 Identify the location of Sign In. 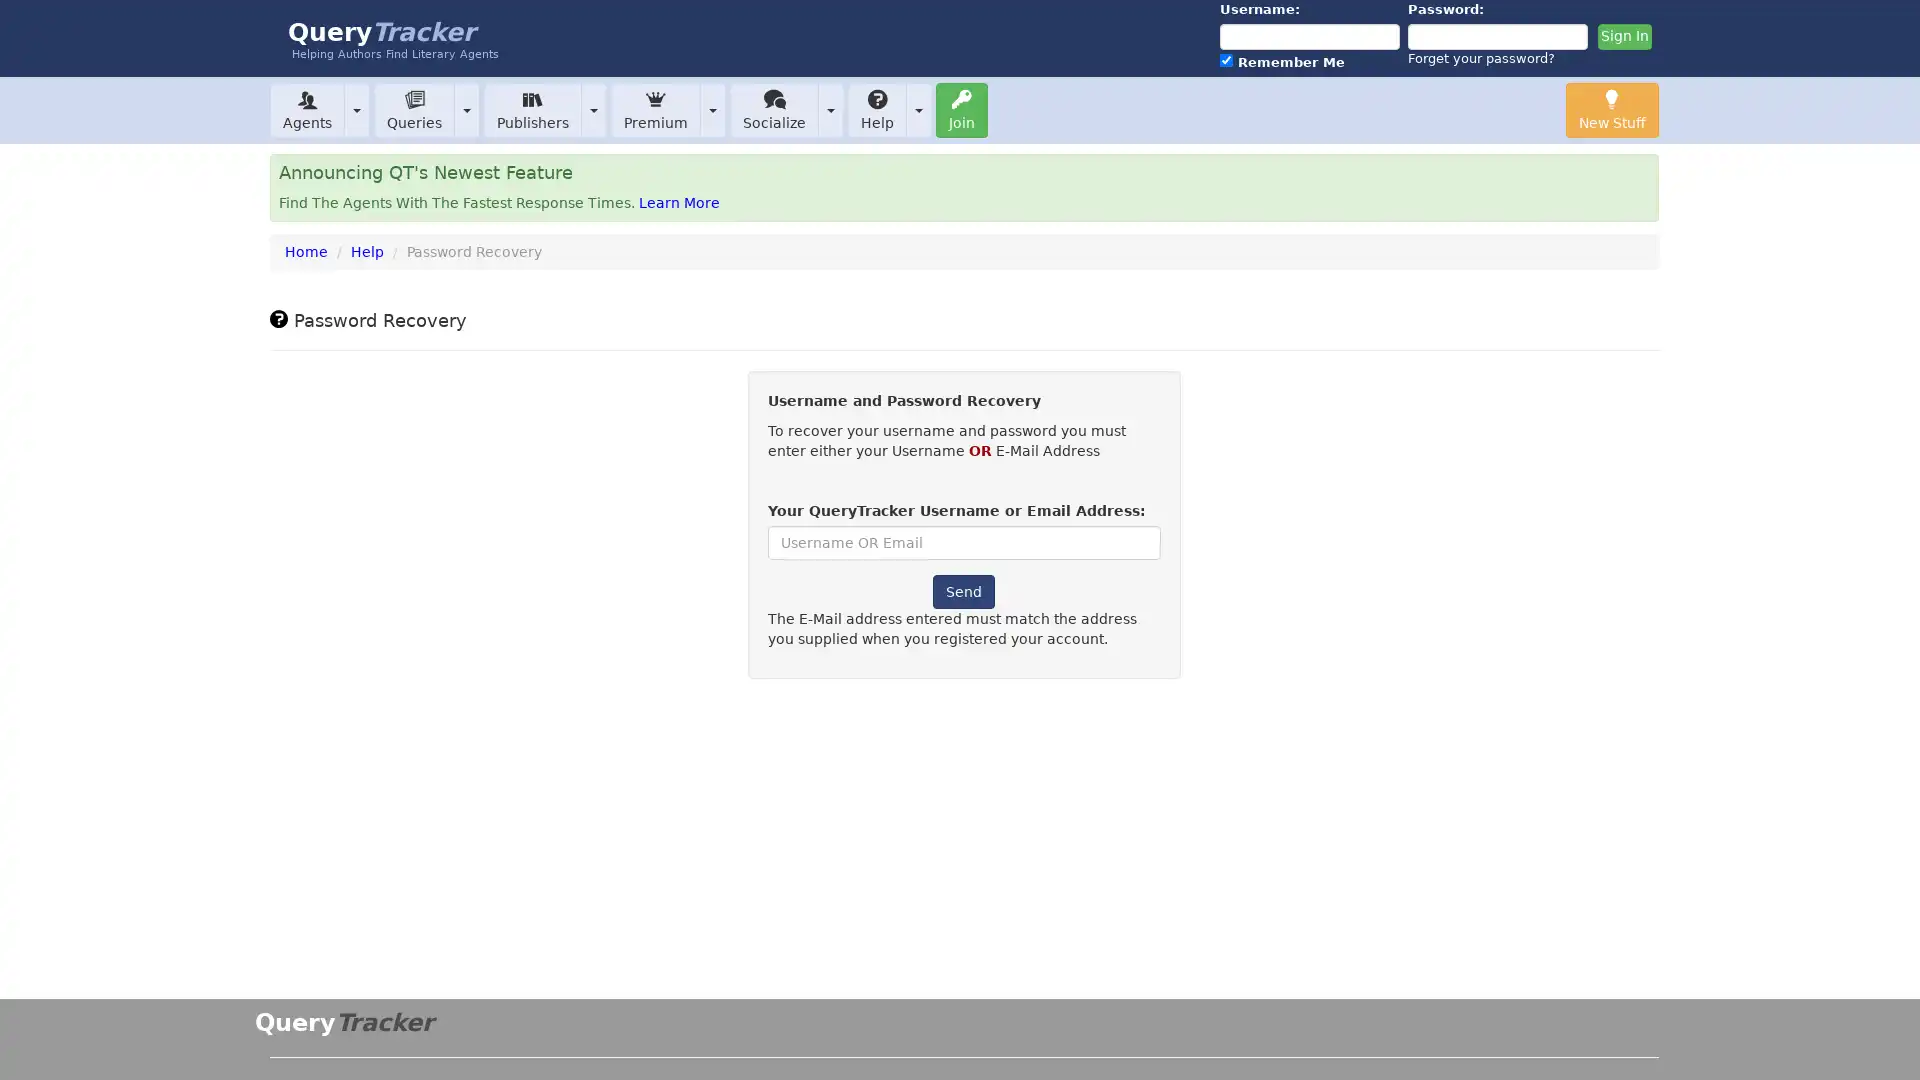
(1623, 37).